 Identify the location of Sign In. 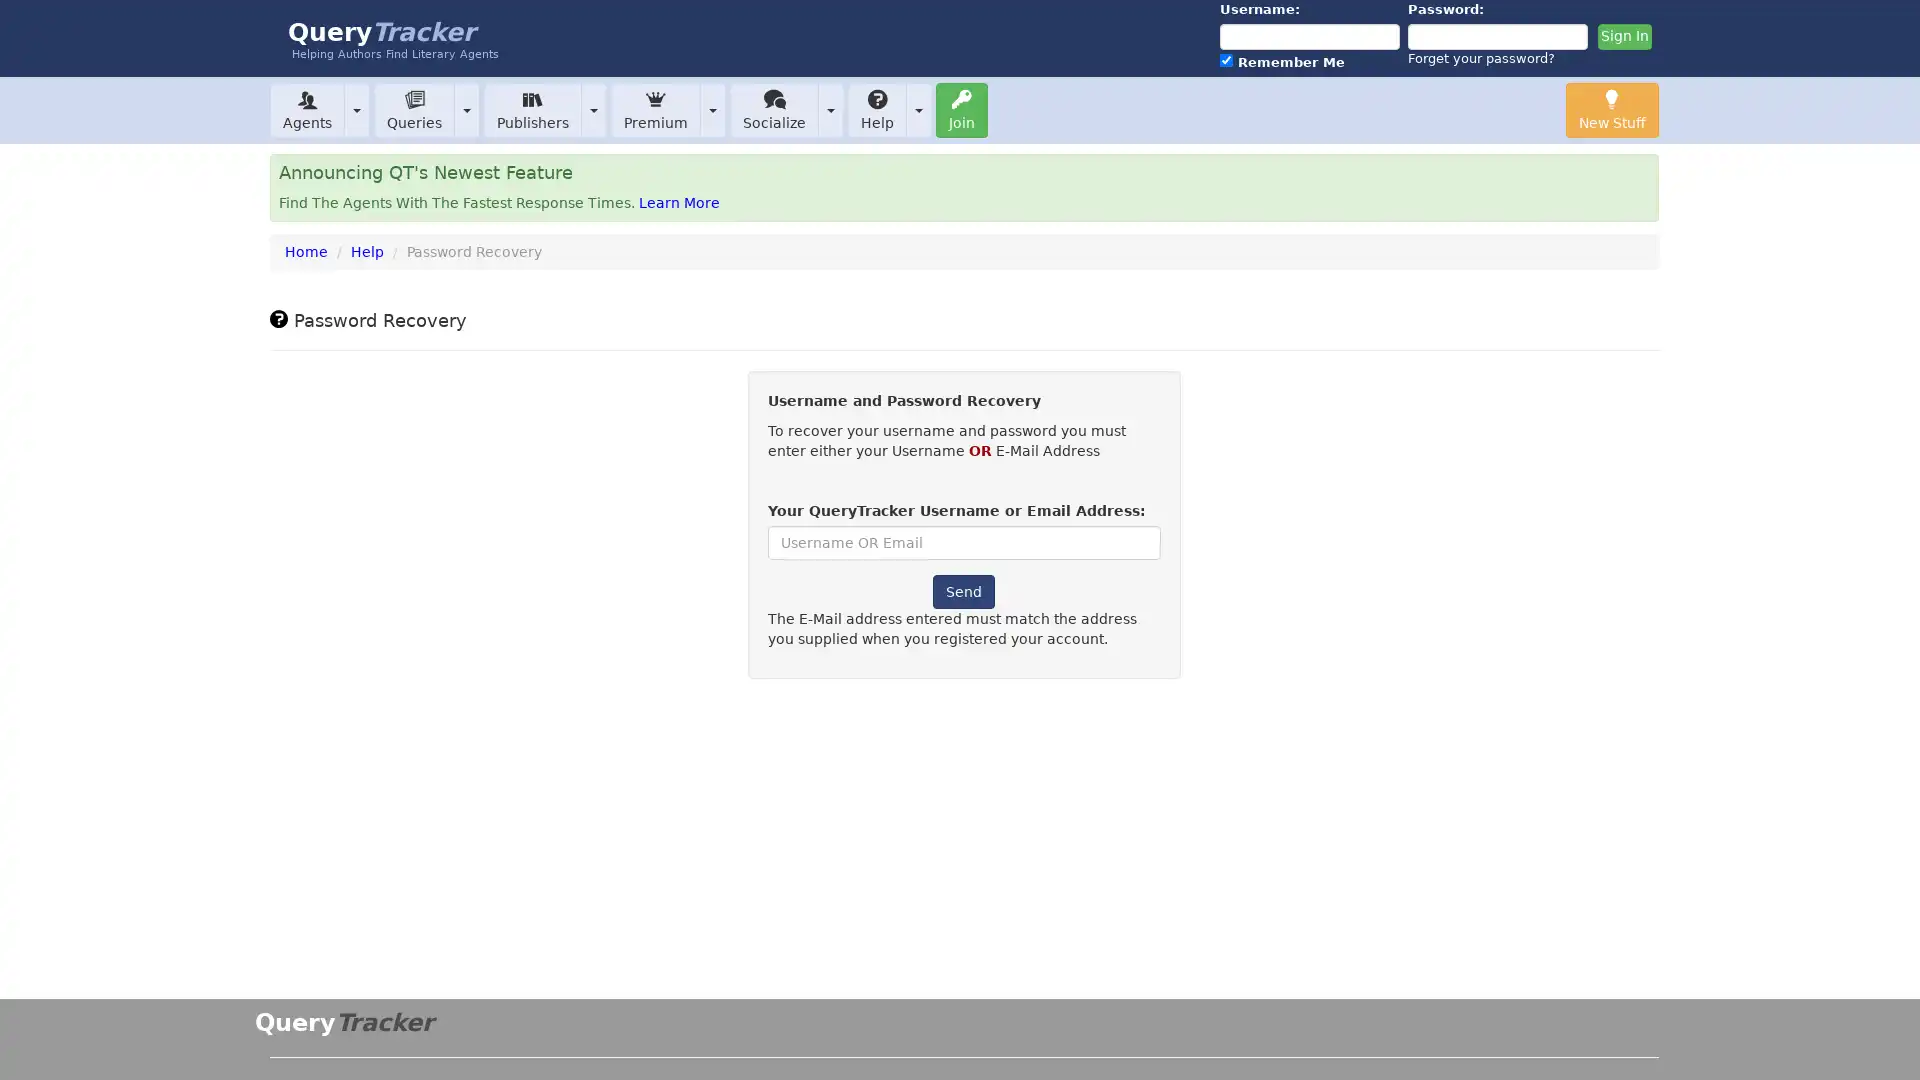
(1623, 37).